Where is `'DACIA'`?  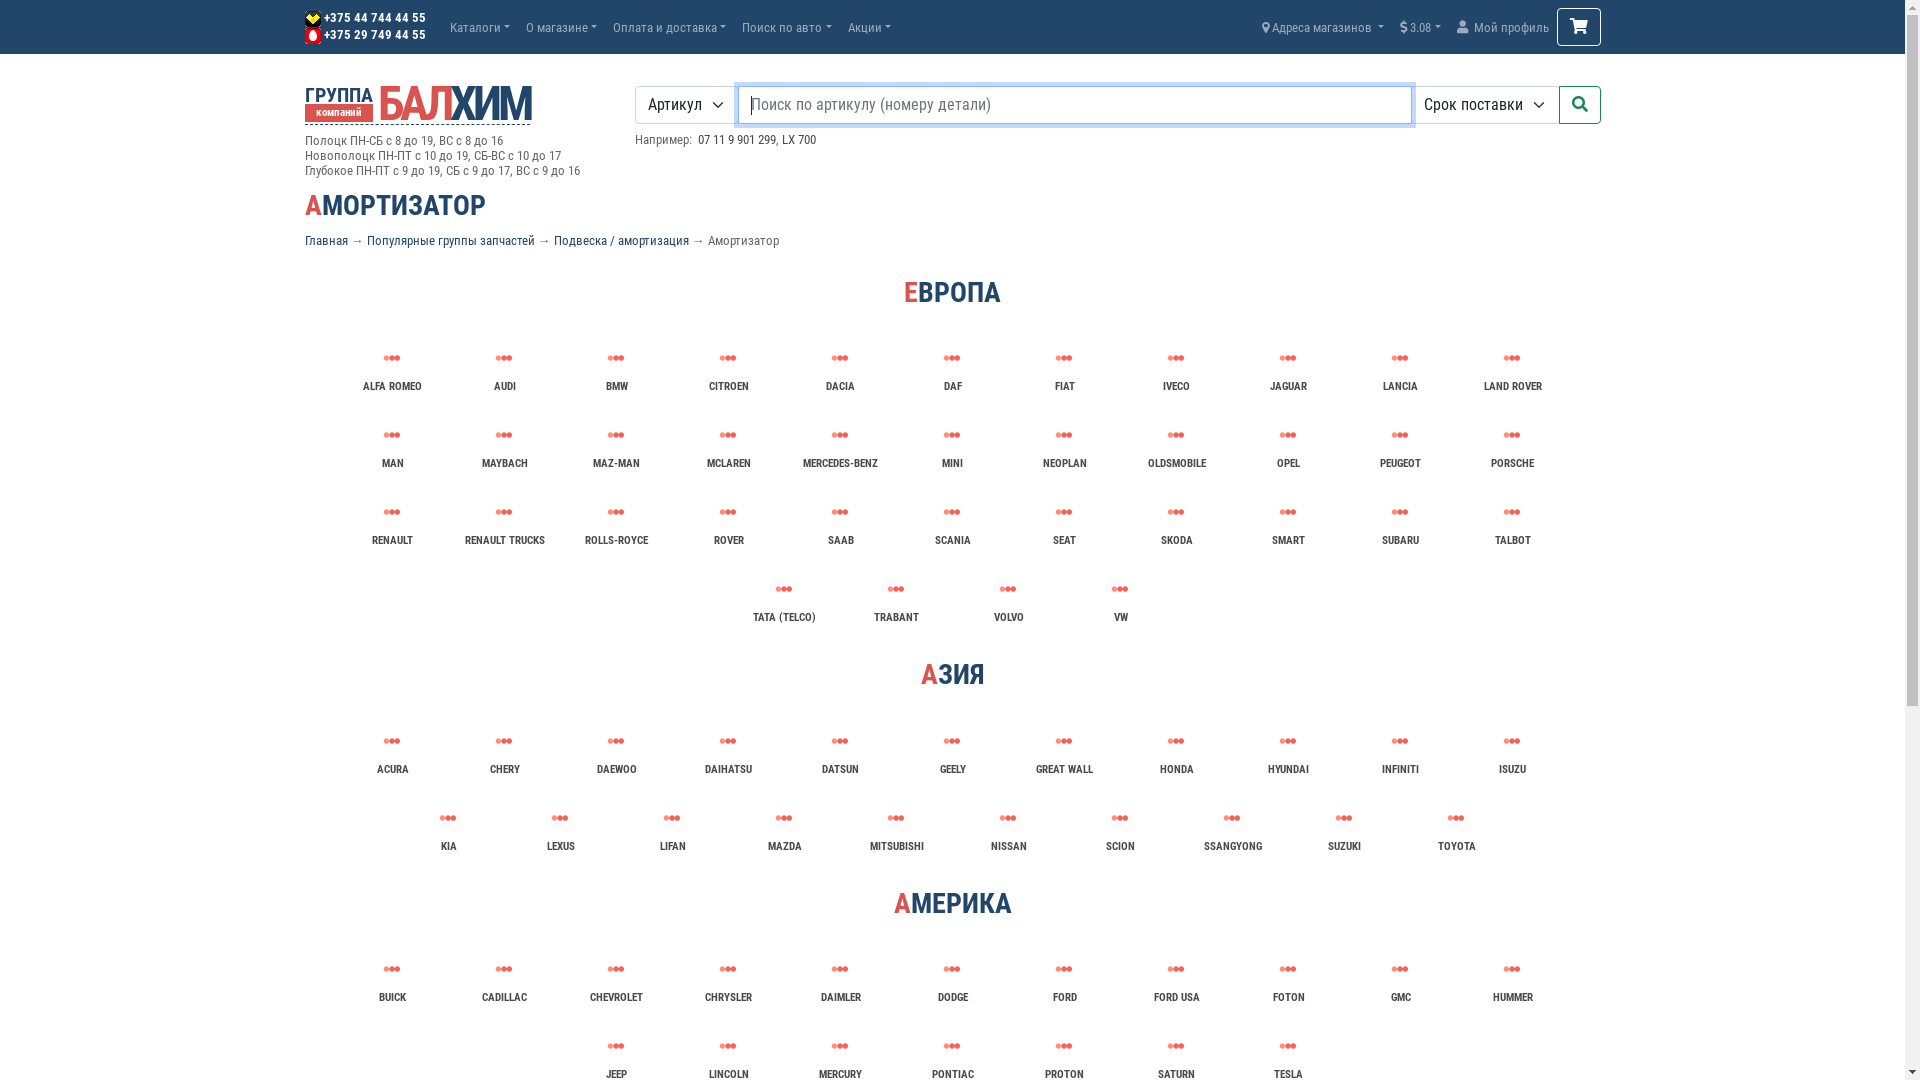
'DACIA' is located at coordinates (840, 357).